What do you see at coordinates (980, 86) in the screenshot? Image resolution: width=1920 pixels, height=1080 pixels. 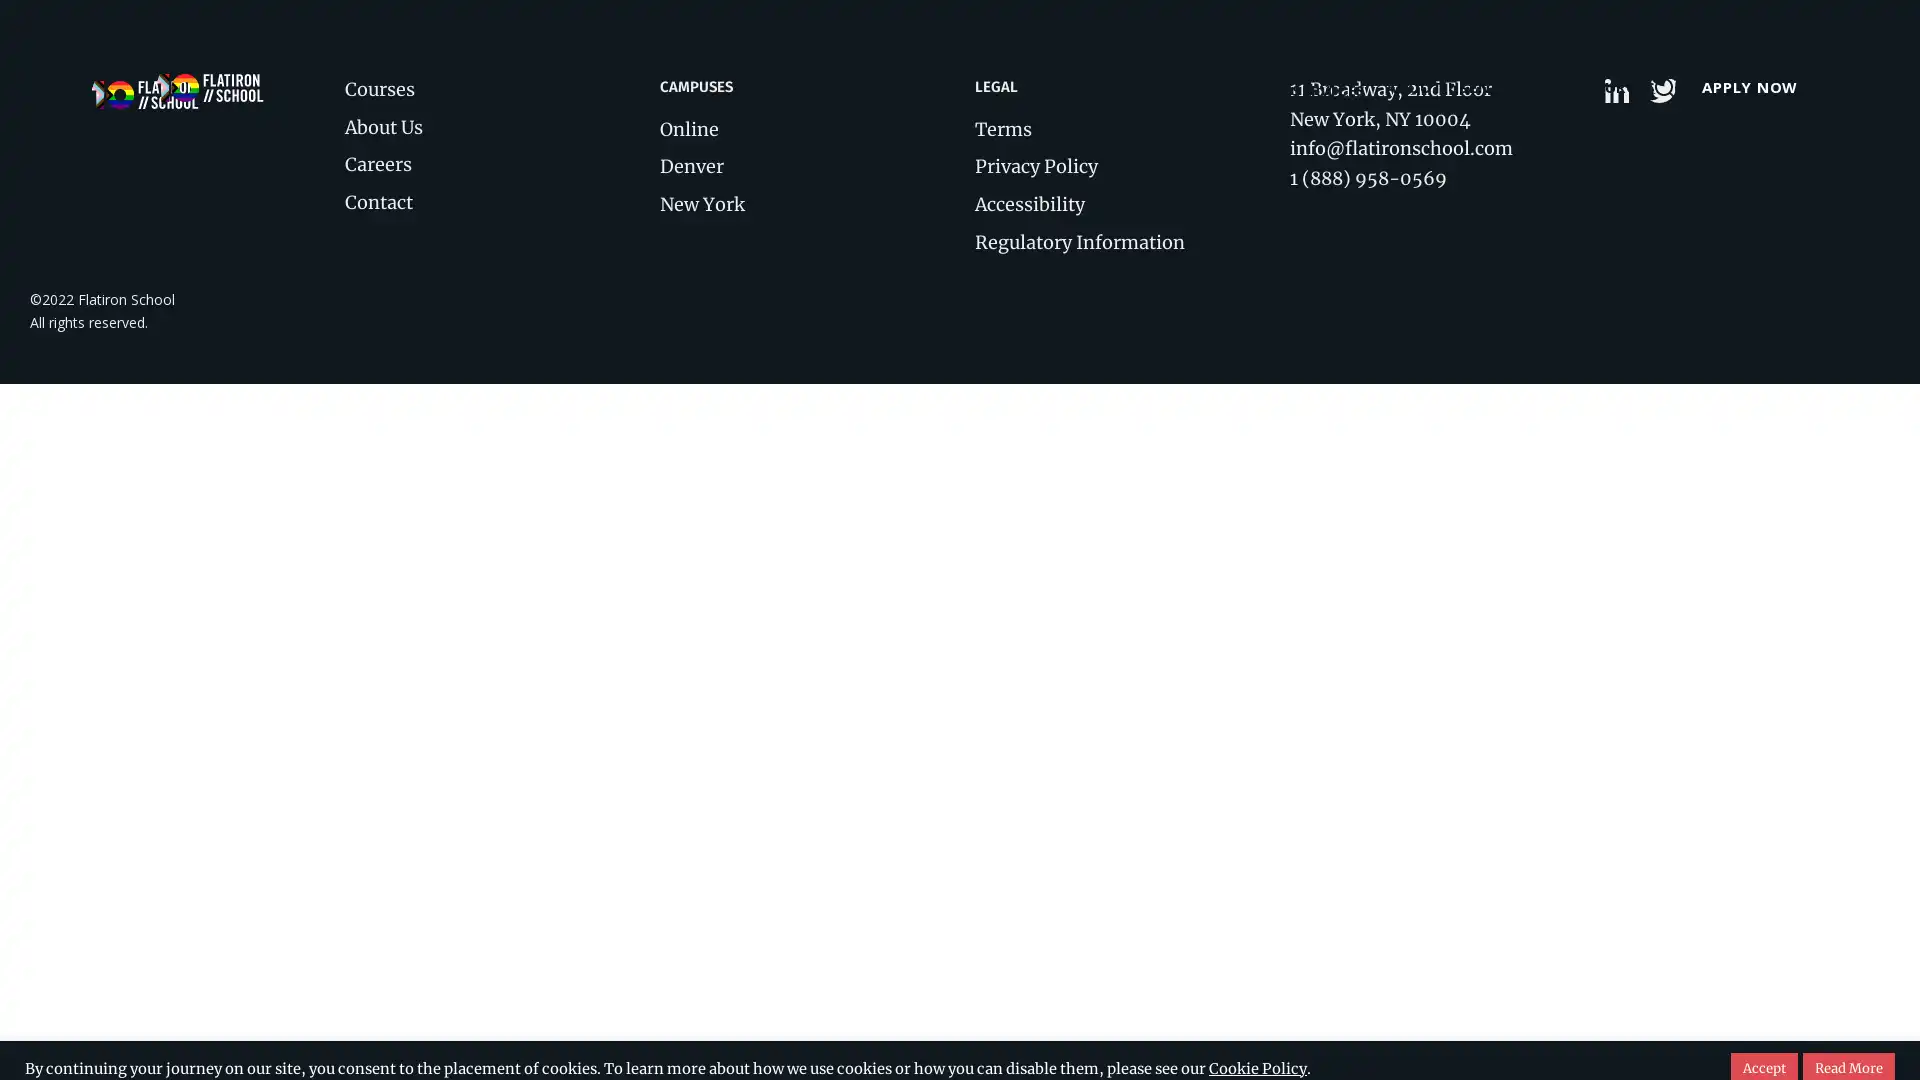 I see `LOCATIONS` at bounding box center [980, 86].